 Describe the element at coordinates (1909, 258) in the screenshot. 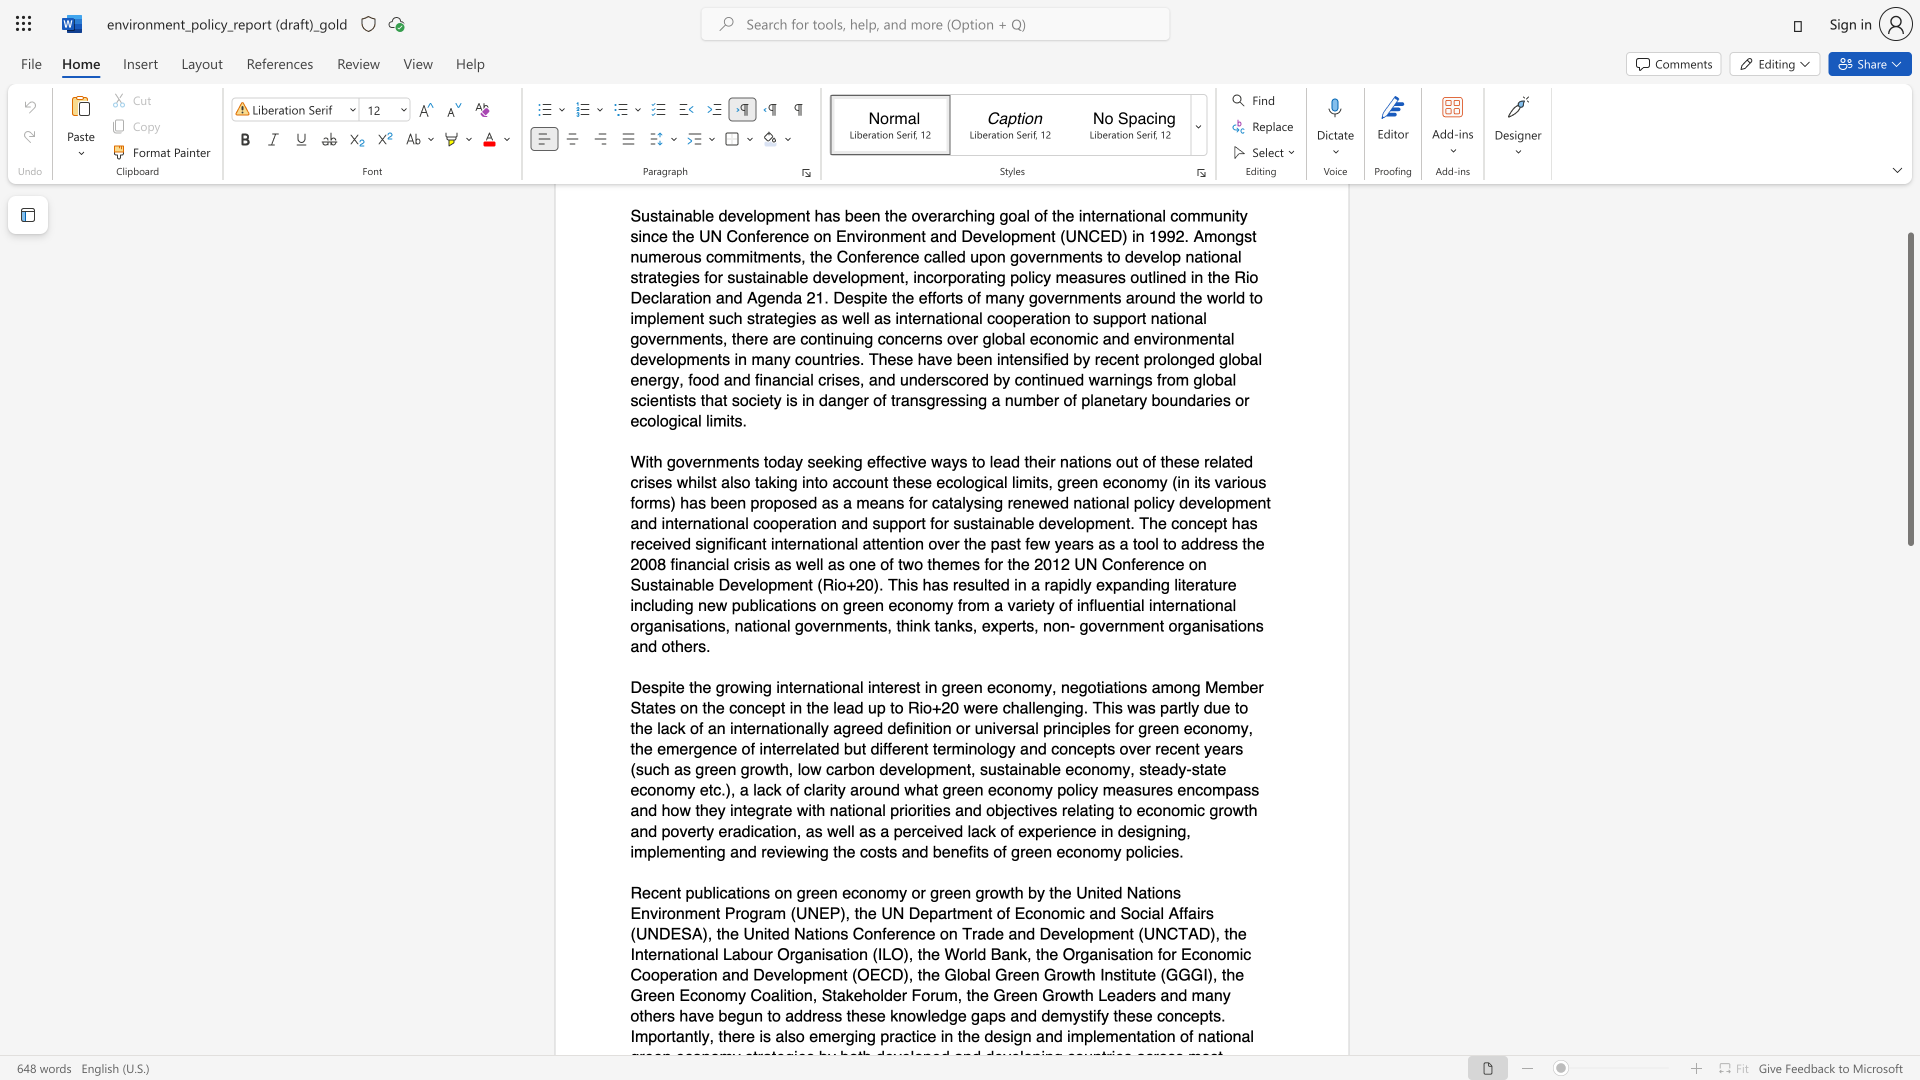

I see `the page's right scrollbar for upward movement` at that location.